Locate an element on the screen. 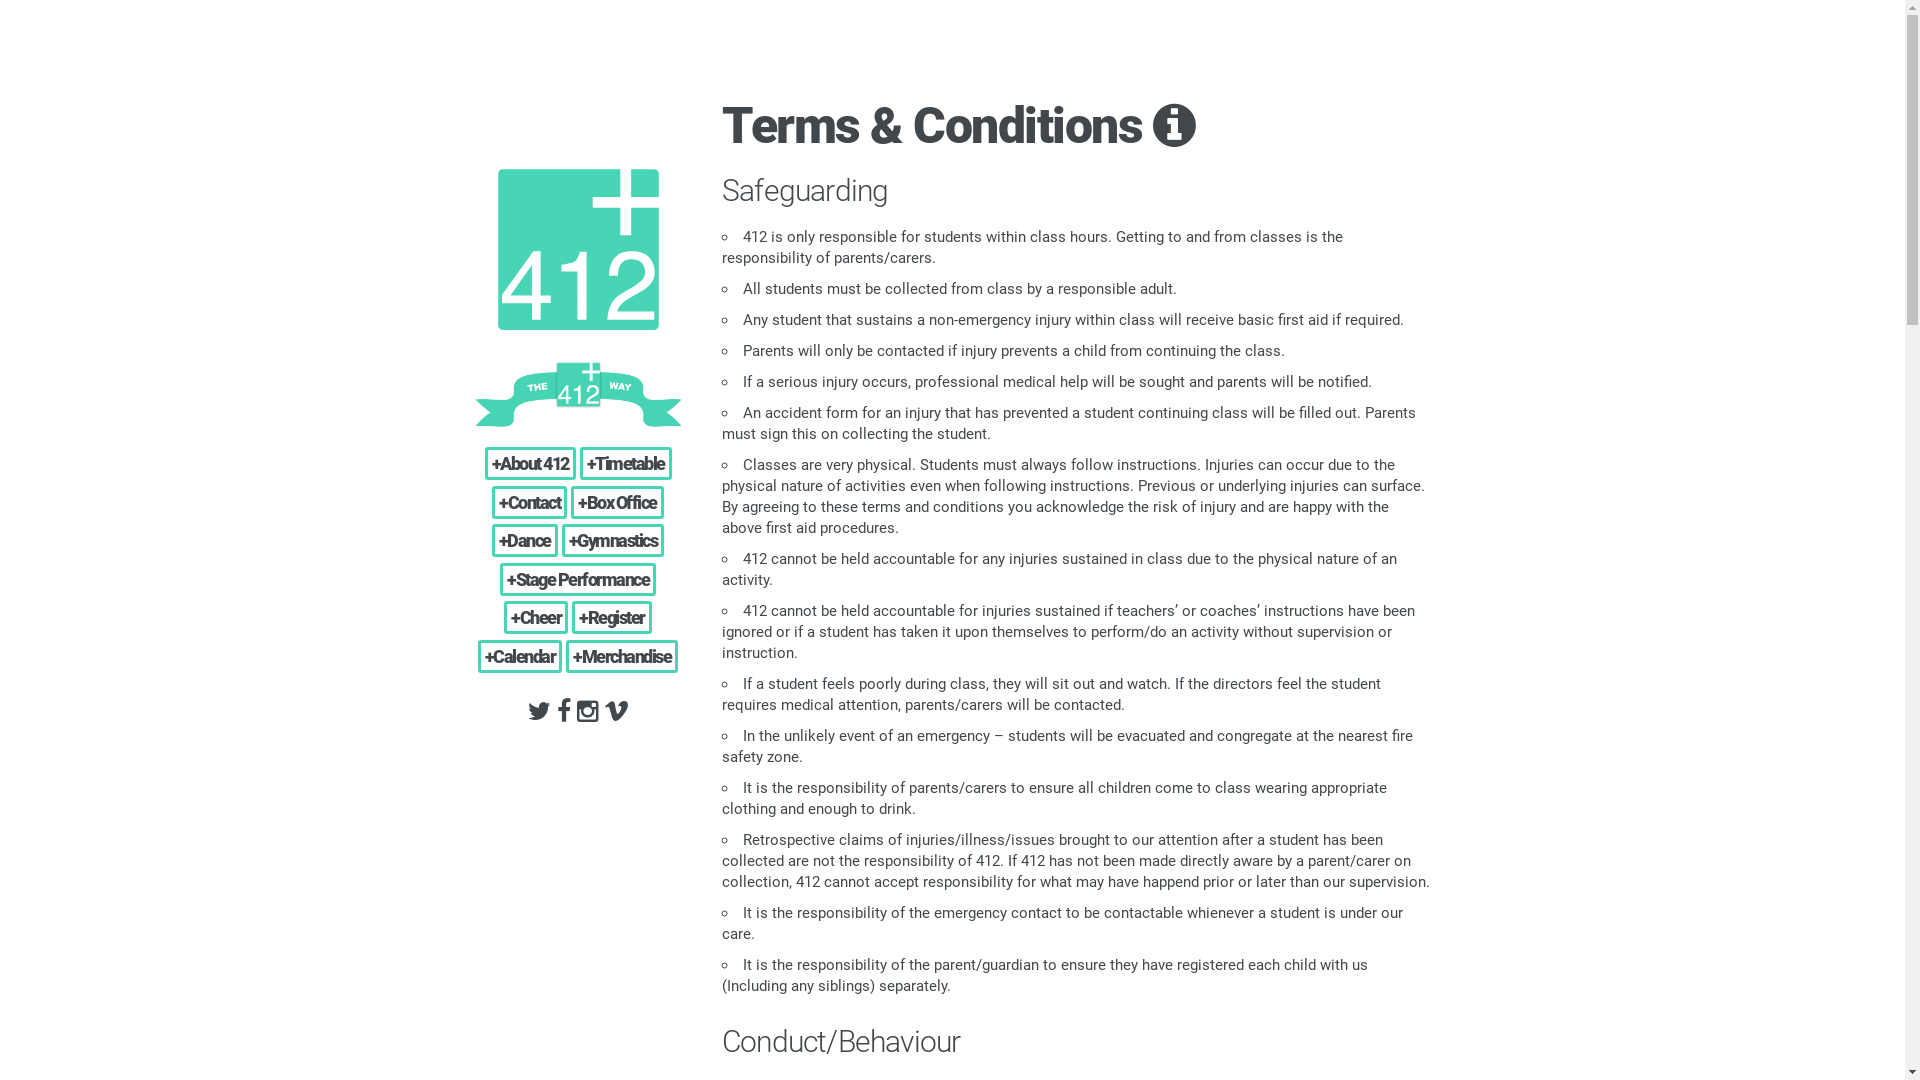 The width and height of the screenshot is (1920, 1080). '+Dance' is located at coordinates (524, 540).